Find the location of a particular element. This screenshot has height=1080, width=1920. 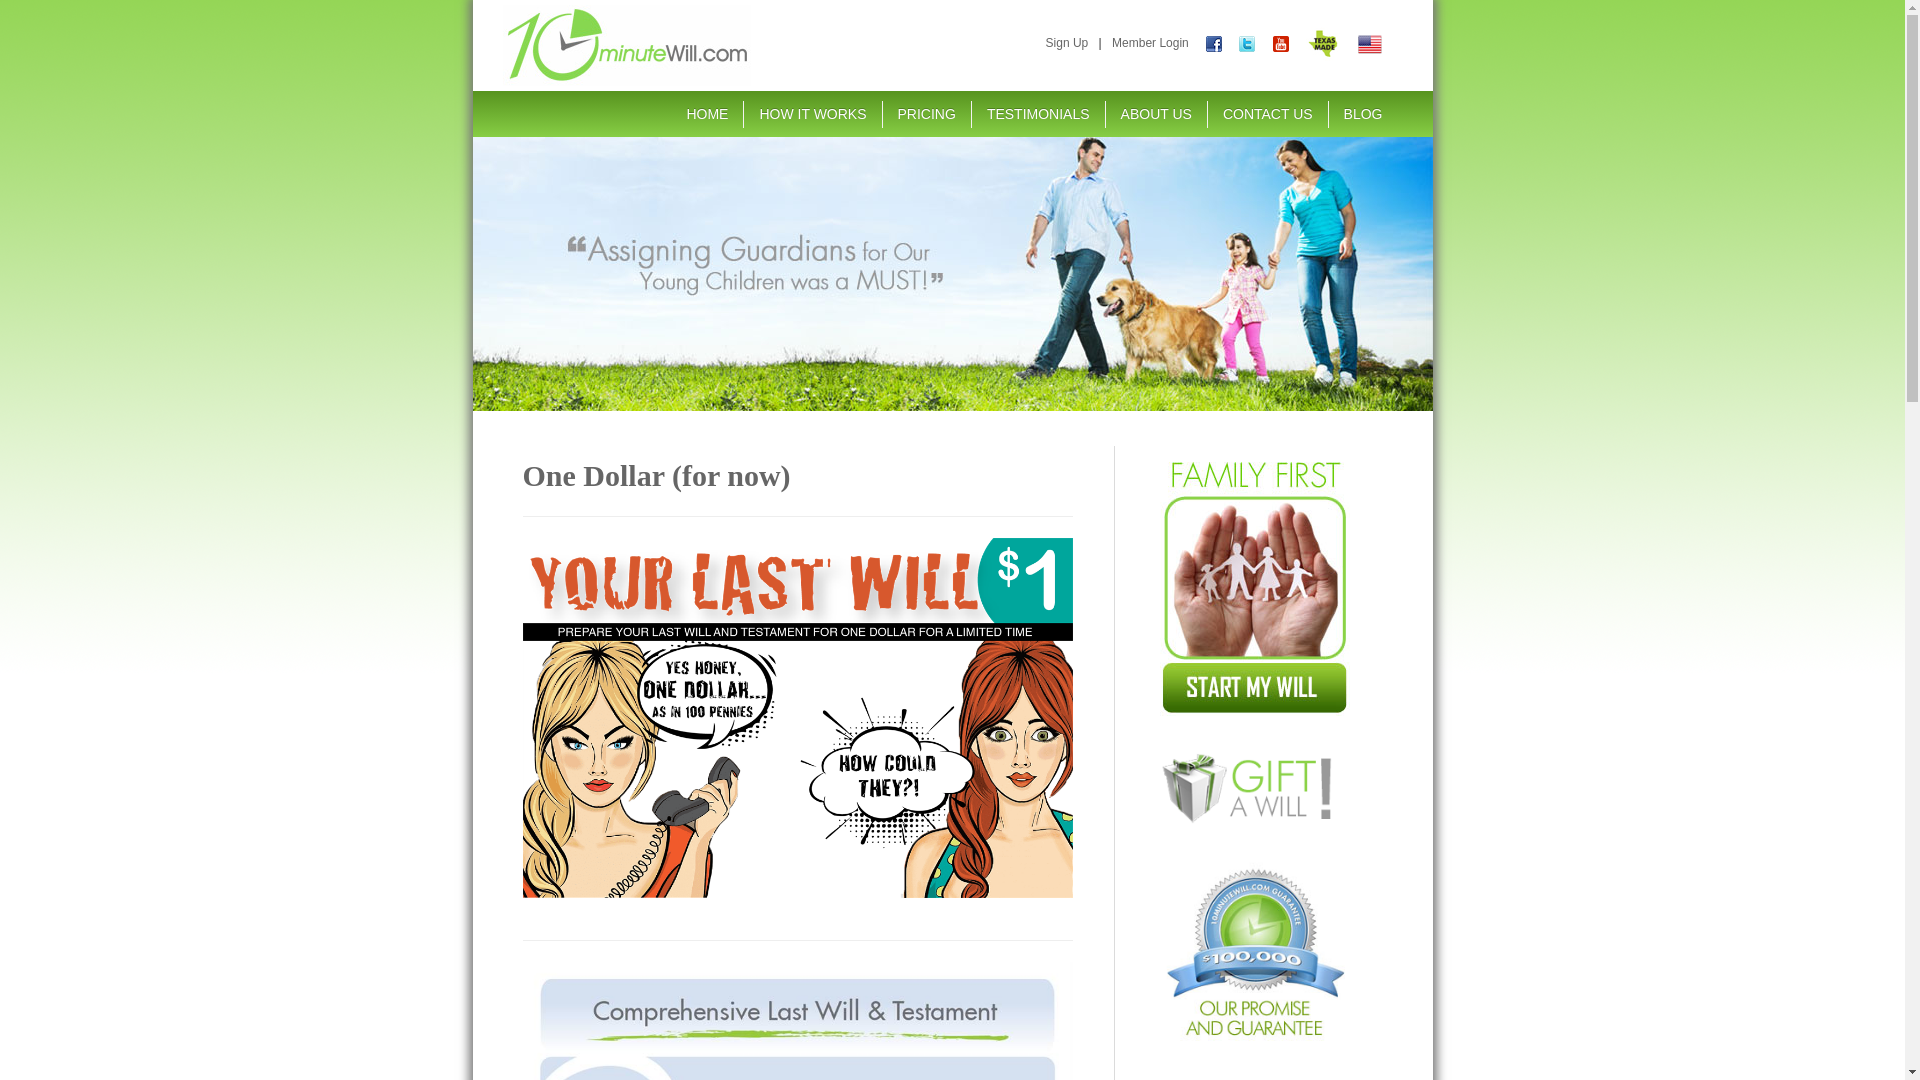

'PRICING' is located at coordinates (925, 114).